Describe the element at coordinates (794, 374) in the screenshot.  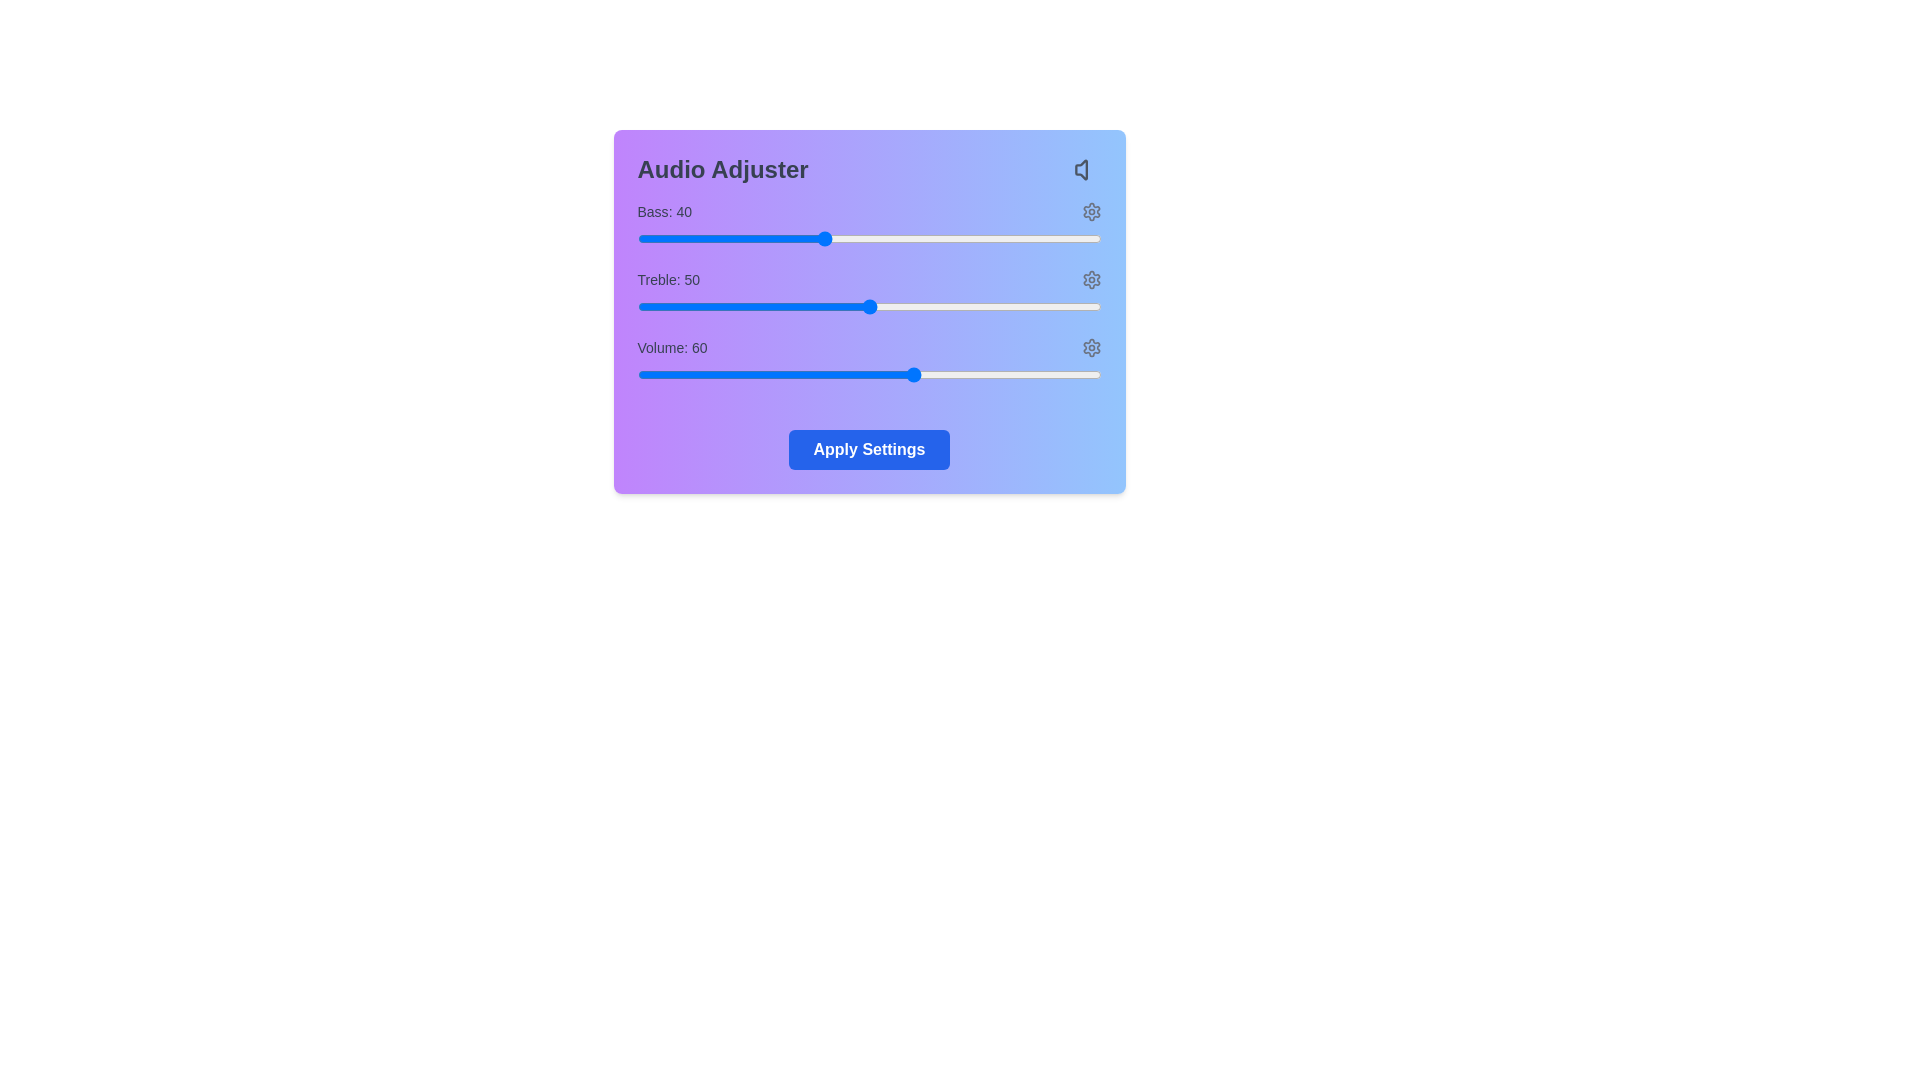
I see `volume level` at that location.